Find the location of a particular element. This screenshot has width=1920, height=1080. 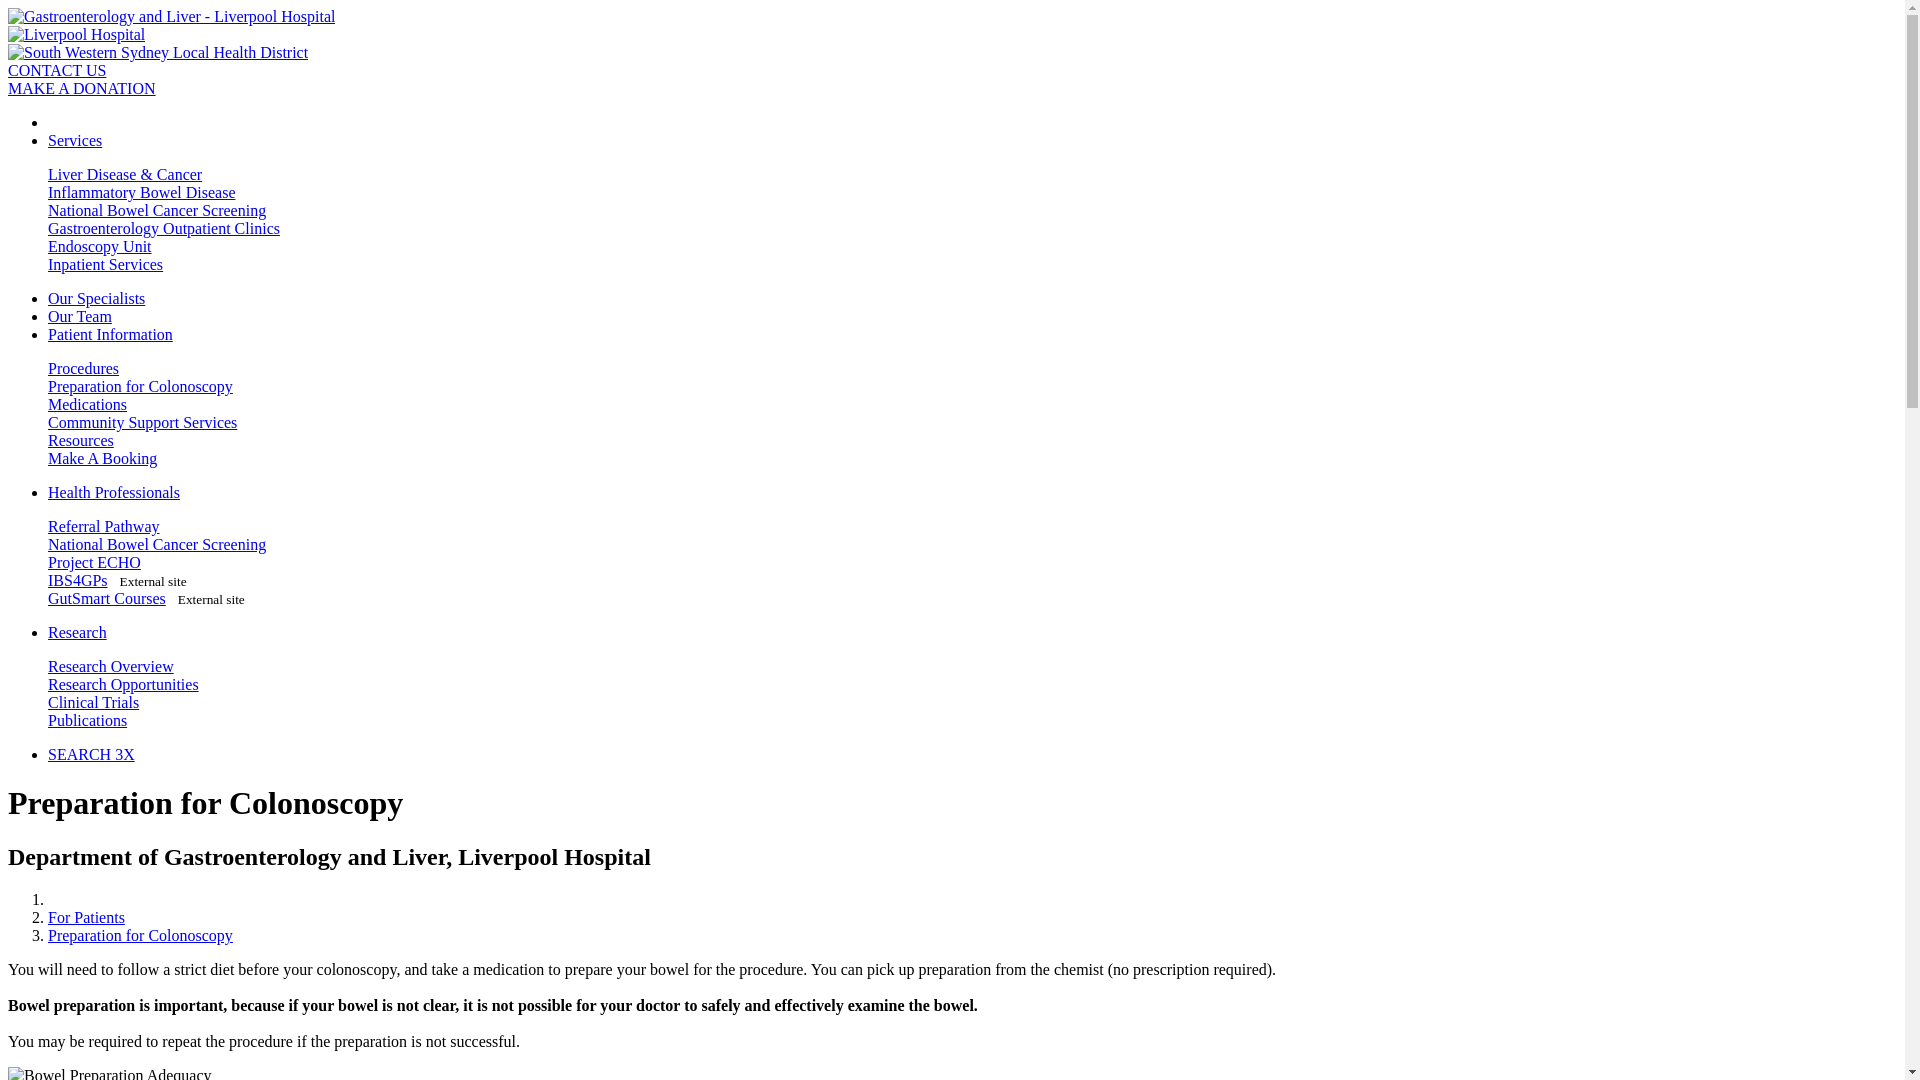

'For Patients' is located at coordinates (48, 917).